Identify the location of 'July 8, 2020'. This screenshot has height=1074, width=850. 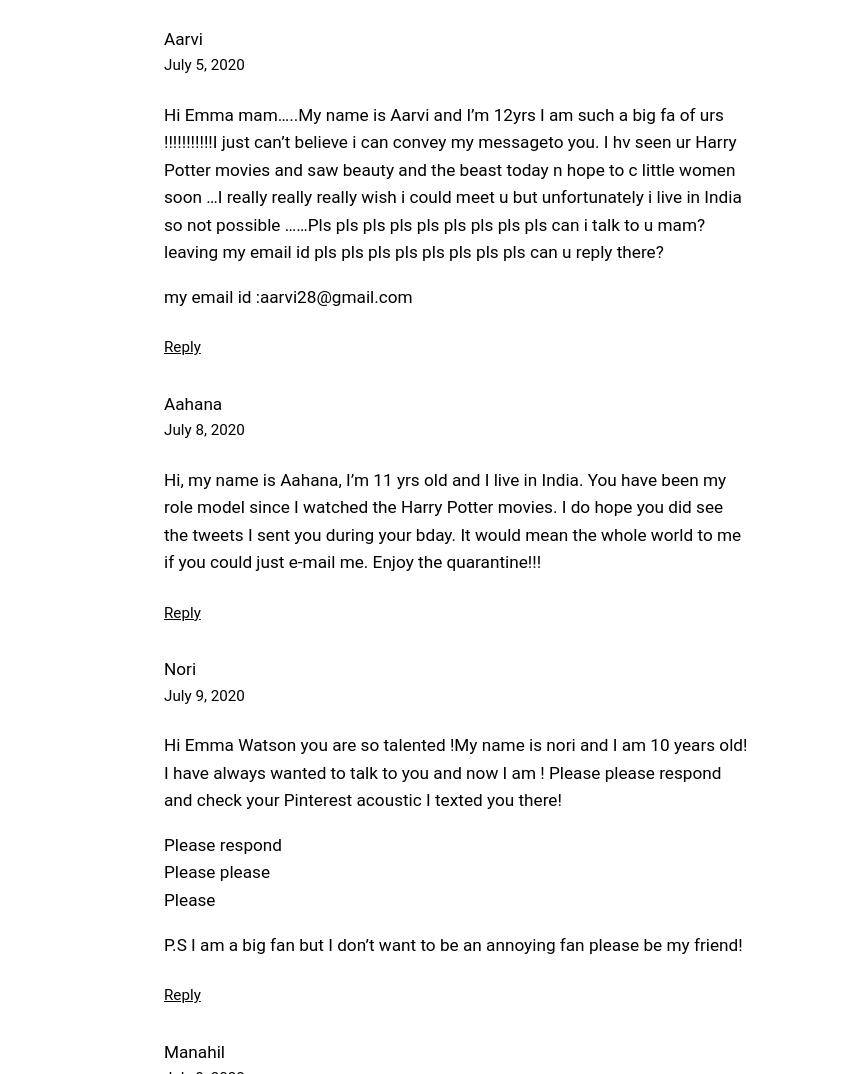
(203, 429).